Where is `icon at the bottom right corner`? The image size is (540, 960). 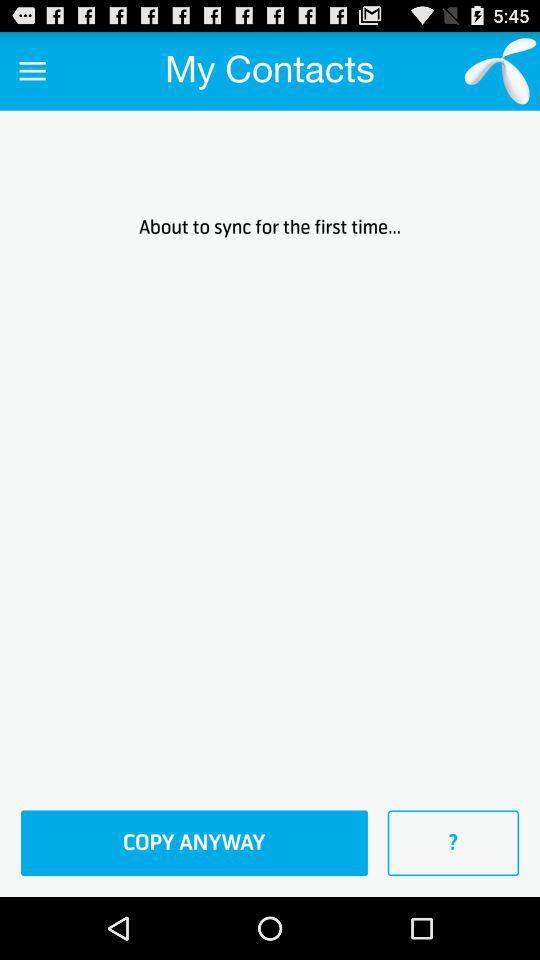
icon at the bottom right corner is located at coordinates (453, 842).